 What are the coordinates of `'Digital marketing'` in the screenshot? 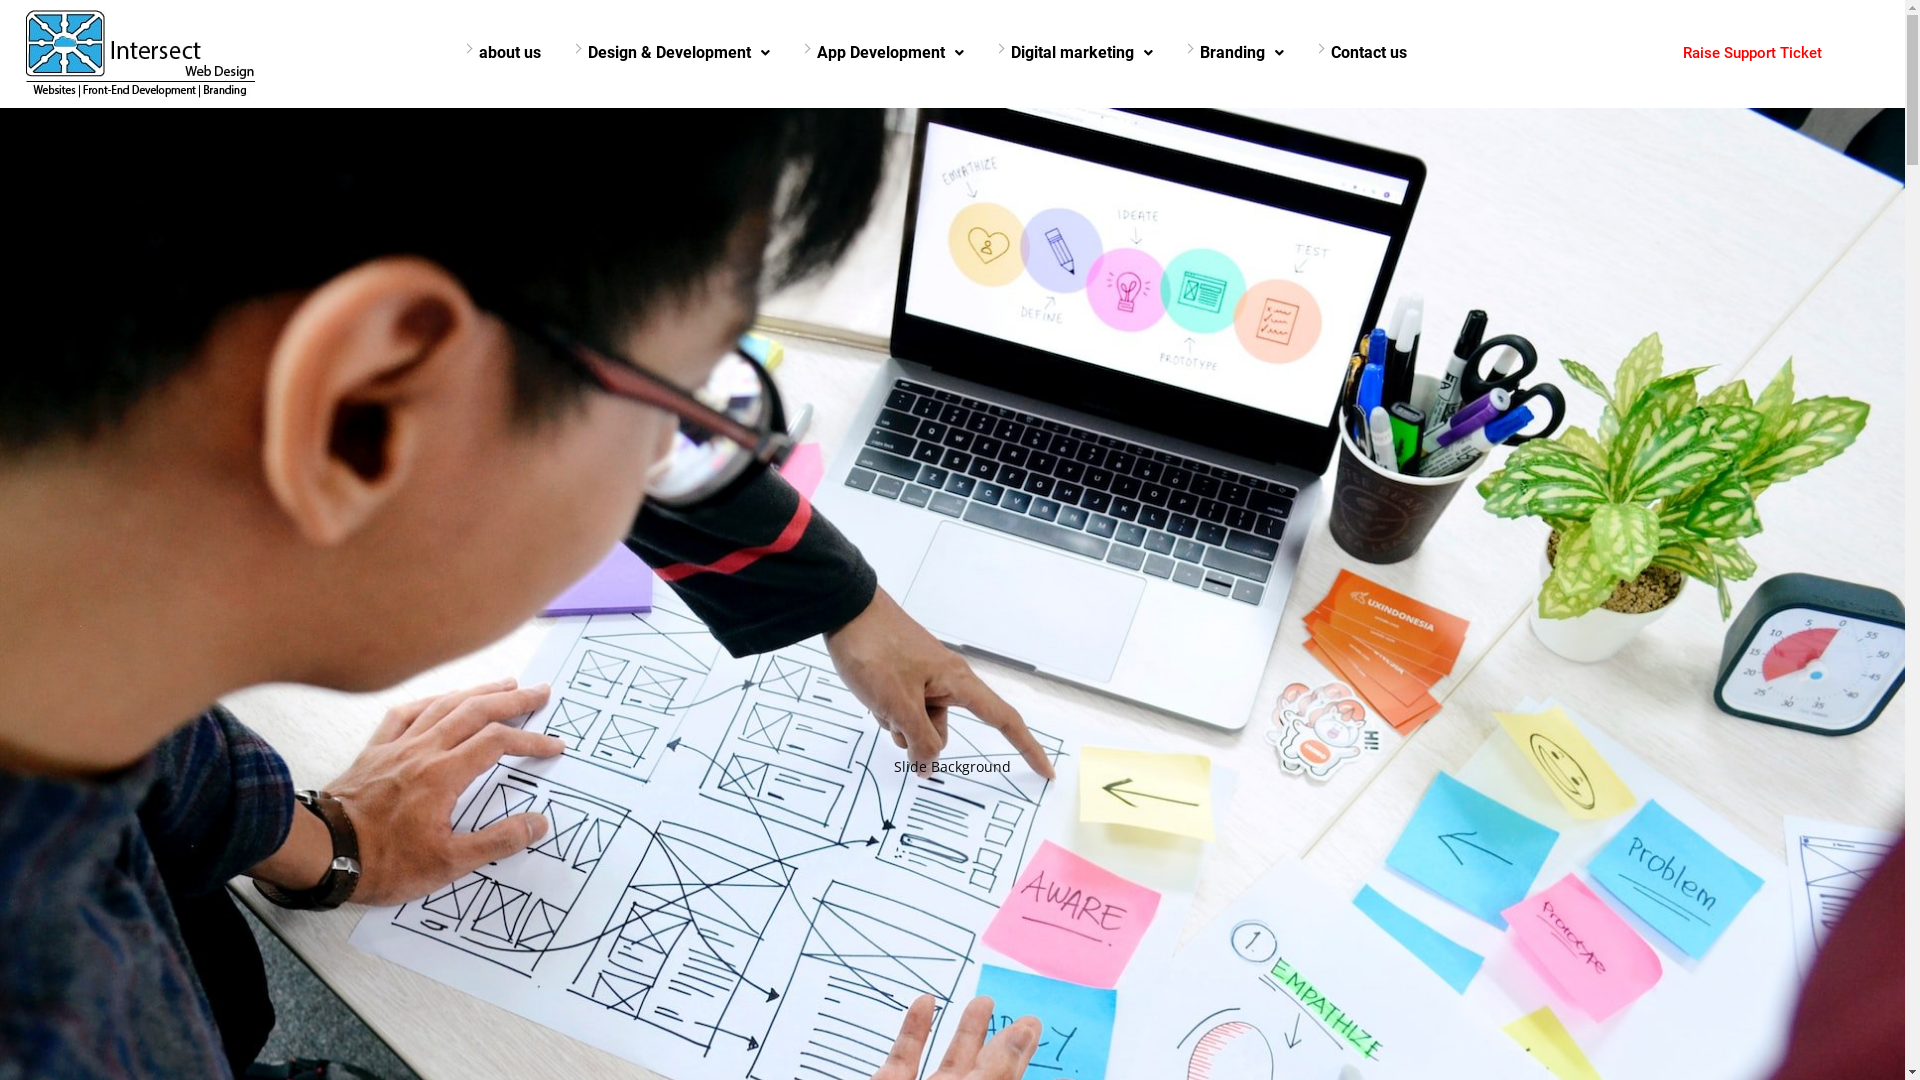 It's located at (1080, 52).